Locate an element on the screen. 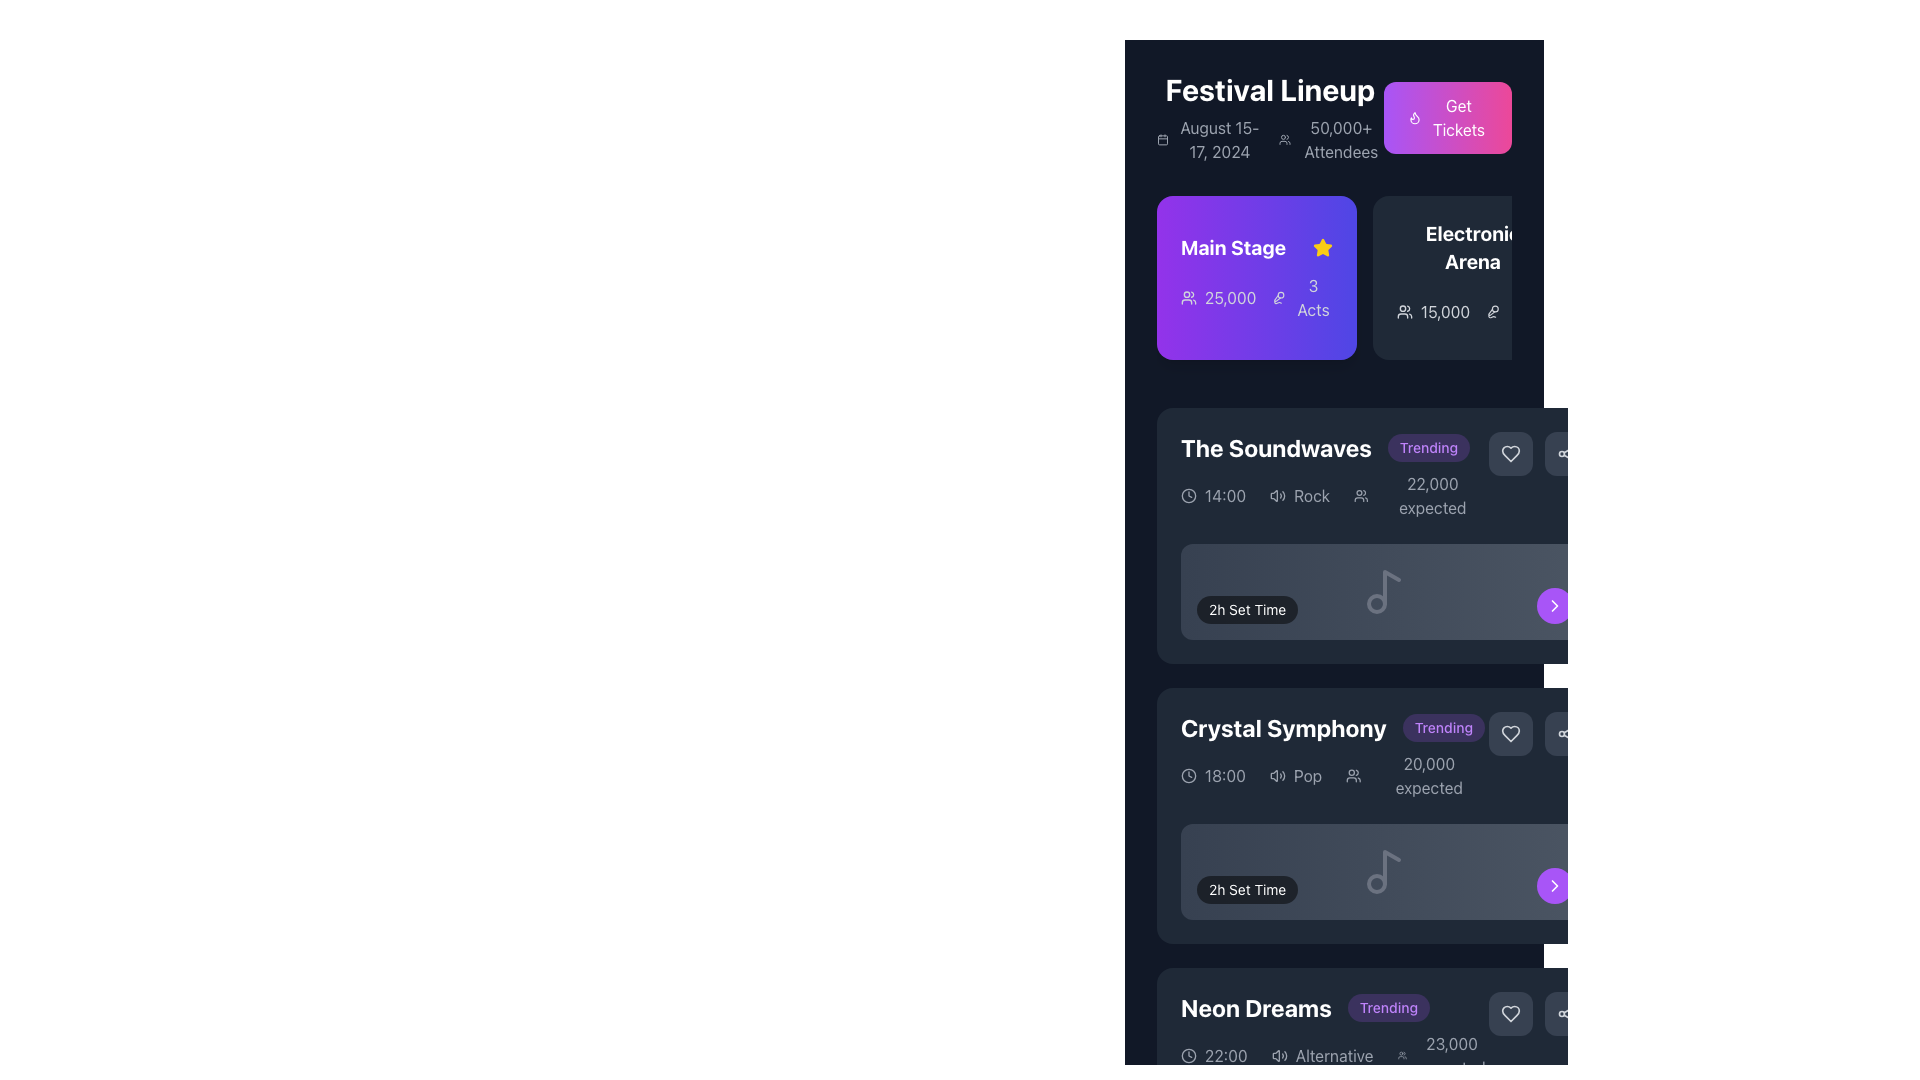  the text label within the button located in the top-right corner of the 'Festival Lineup' section is located at coordinates (1459, 118).